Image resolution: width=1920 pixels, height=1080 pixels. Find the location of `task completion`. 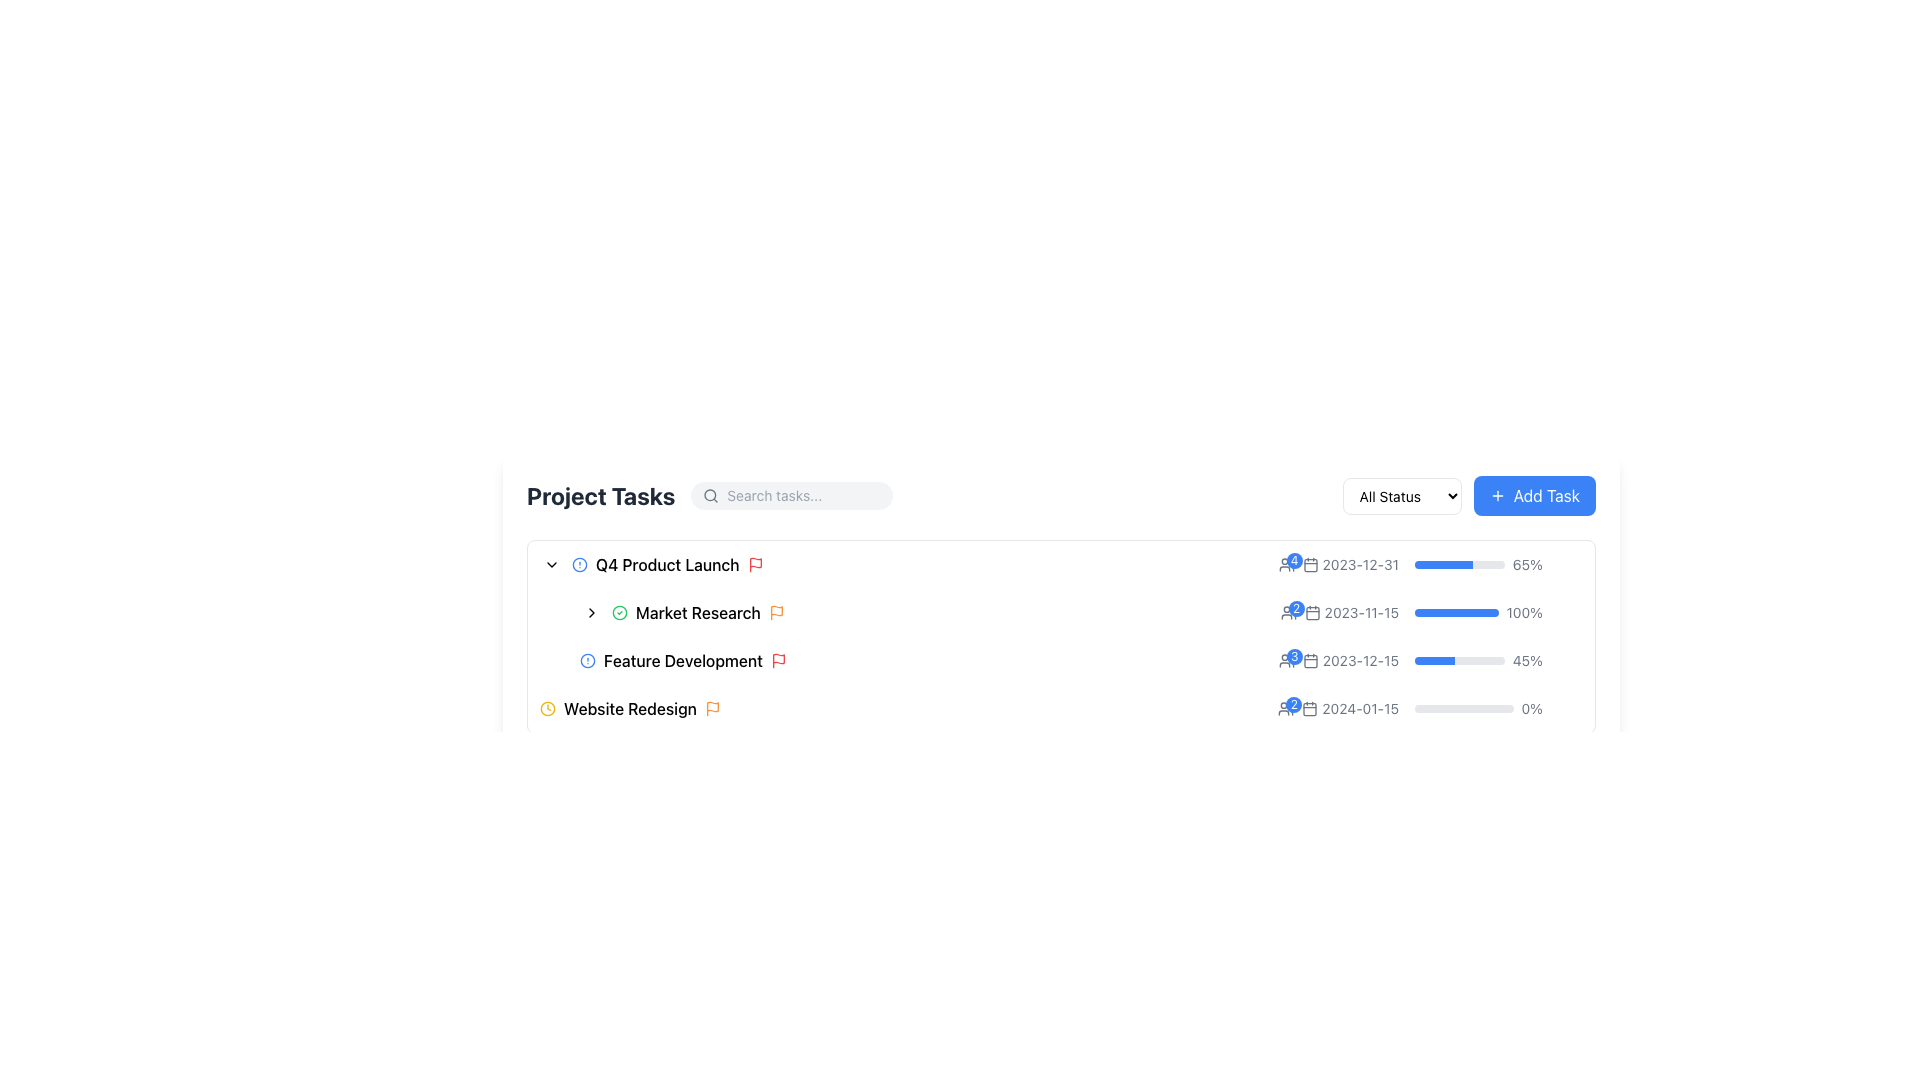

task completion is located at coordinates (1455, 564).